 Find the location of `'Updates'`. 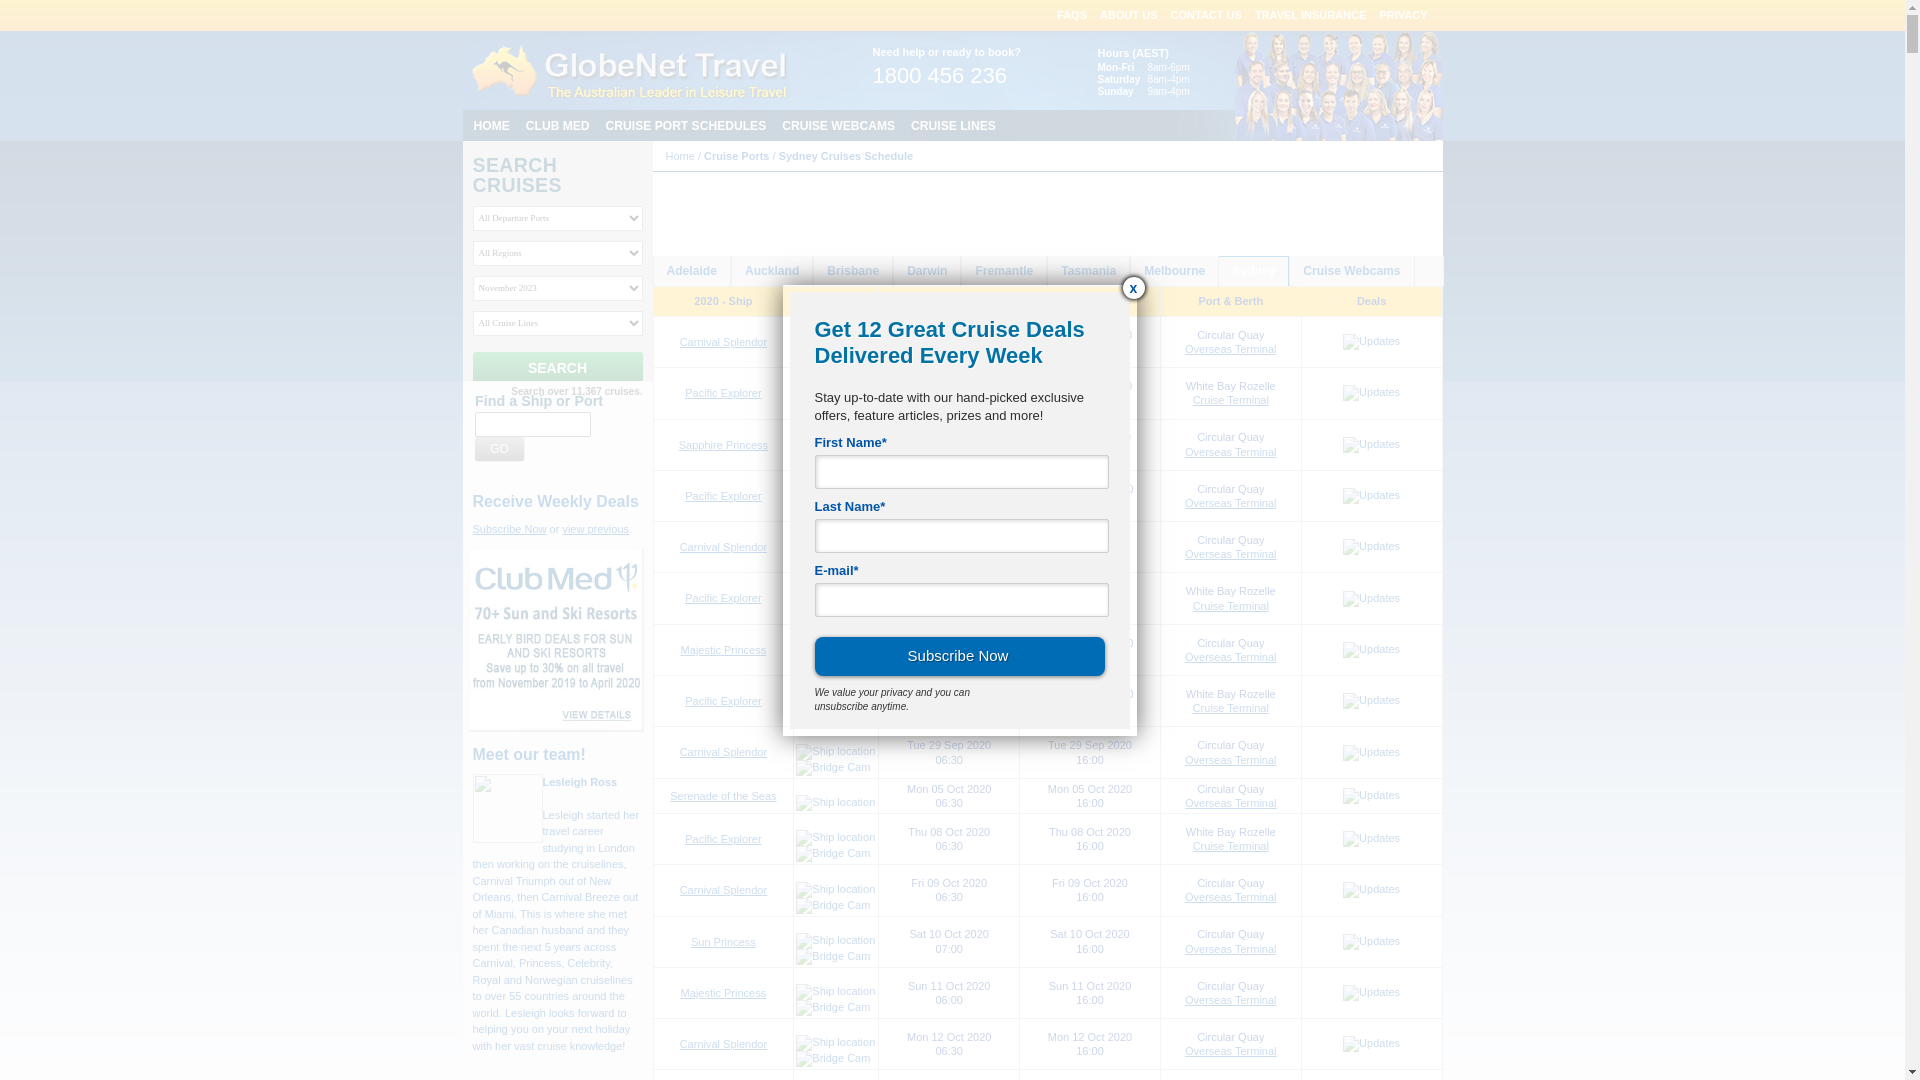

'Updates' is located at coordinates (1370, 700).